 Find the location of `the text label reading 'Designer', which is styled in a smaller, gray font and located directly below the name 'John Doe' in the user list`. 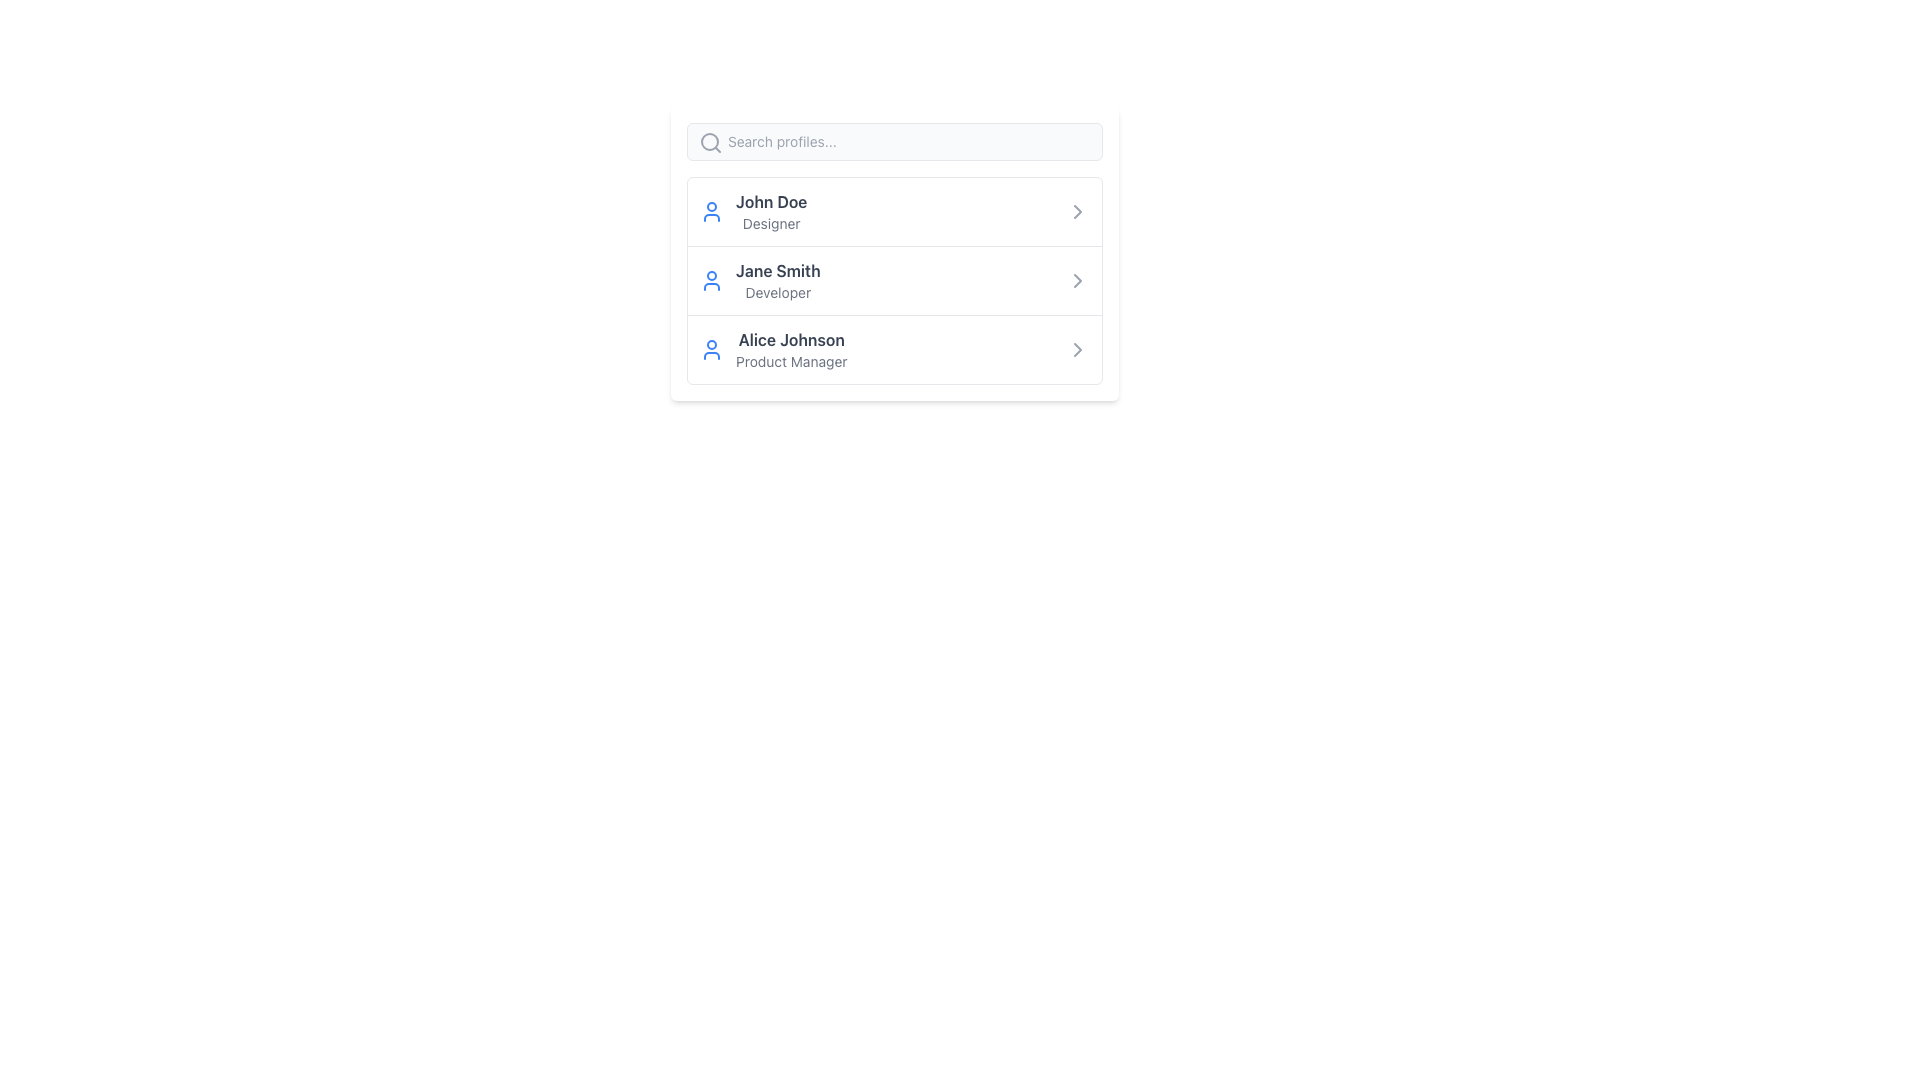

the text label reading 'Designer', which is styled in a smaller, gray font and located directly below the name 'John Doe' in the user list is located at coordinates (770, 223).